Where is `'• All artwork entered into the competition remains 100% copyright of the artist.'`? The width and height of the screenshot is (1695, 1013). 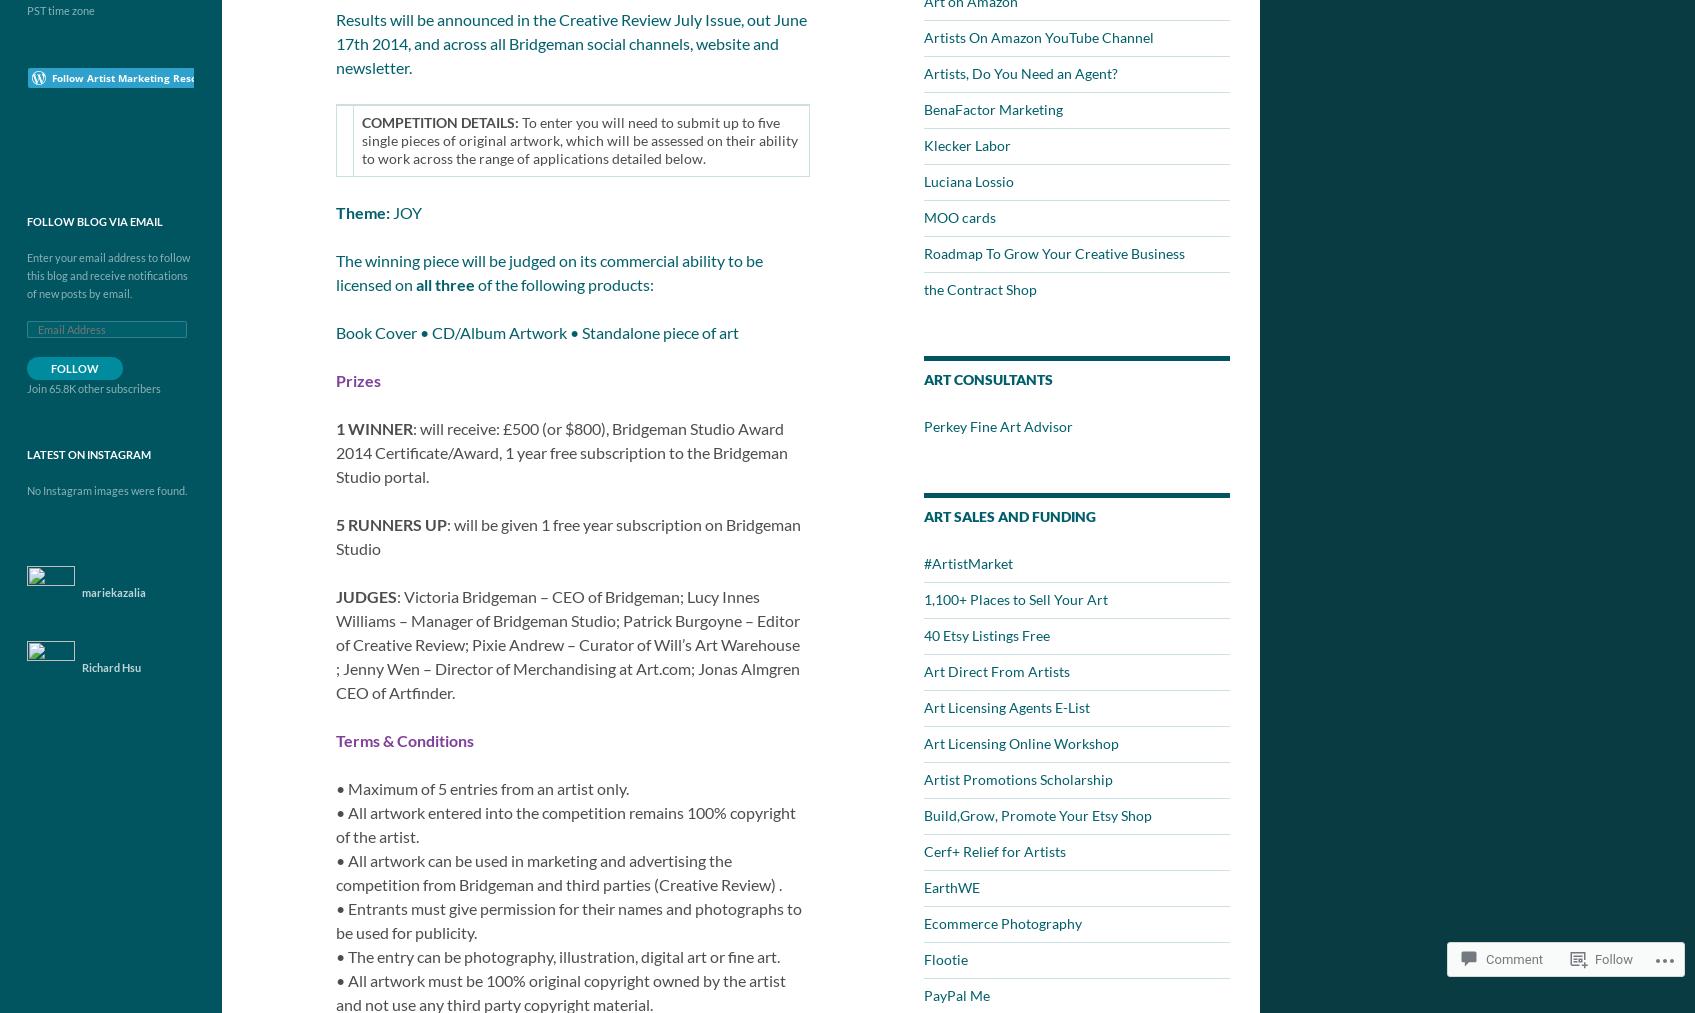 '• All artwork entered into the competition remains 100% copyright of the artist.' is located at coordinates (334, 823).